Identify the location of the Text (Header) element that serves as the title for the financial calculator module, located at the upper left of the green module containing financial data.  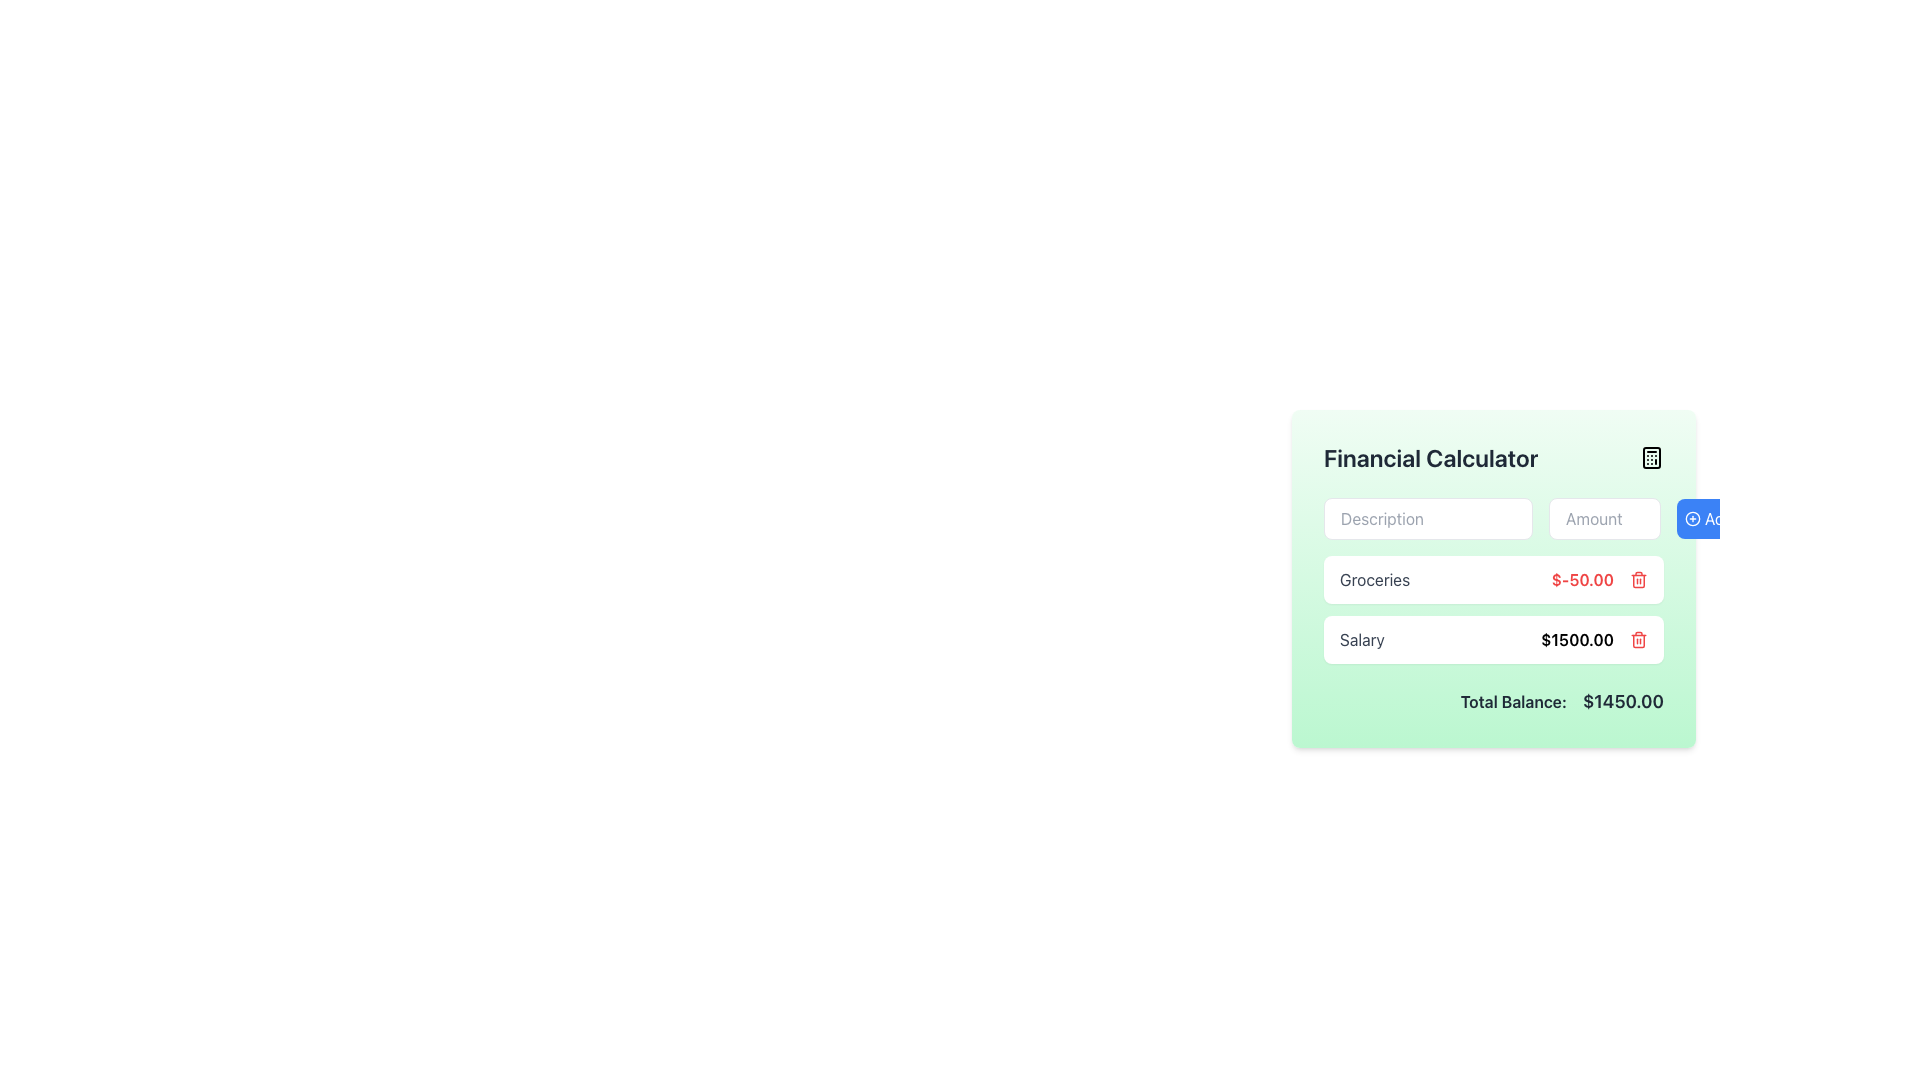
(1430, 458).